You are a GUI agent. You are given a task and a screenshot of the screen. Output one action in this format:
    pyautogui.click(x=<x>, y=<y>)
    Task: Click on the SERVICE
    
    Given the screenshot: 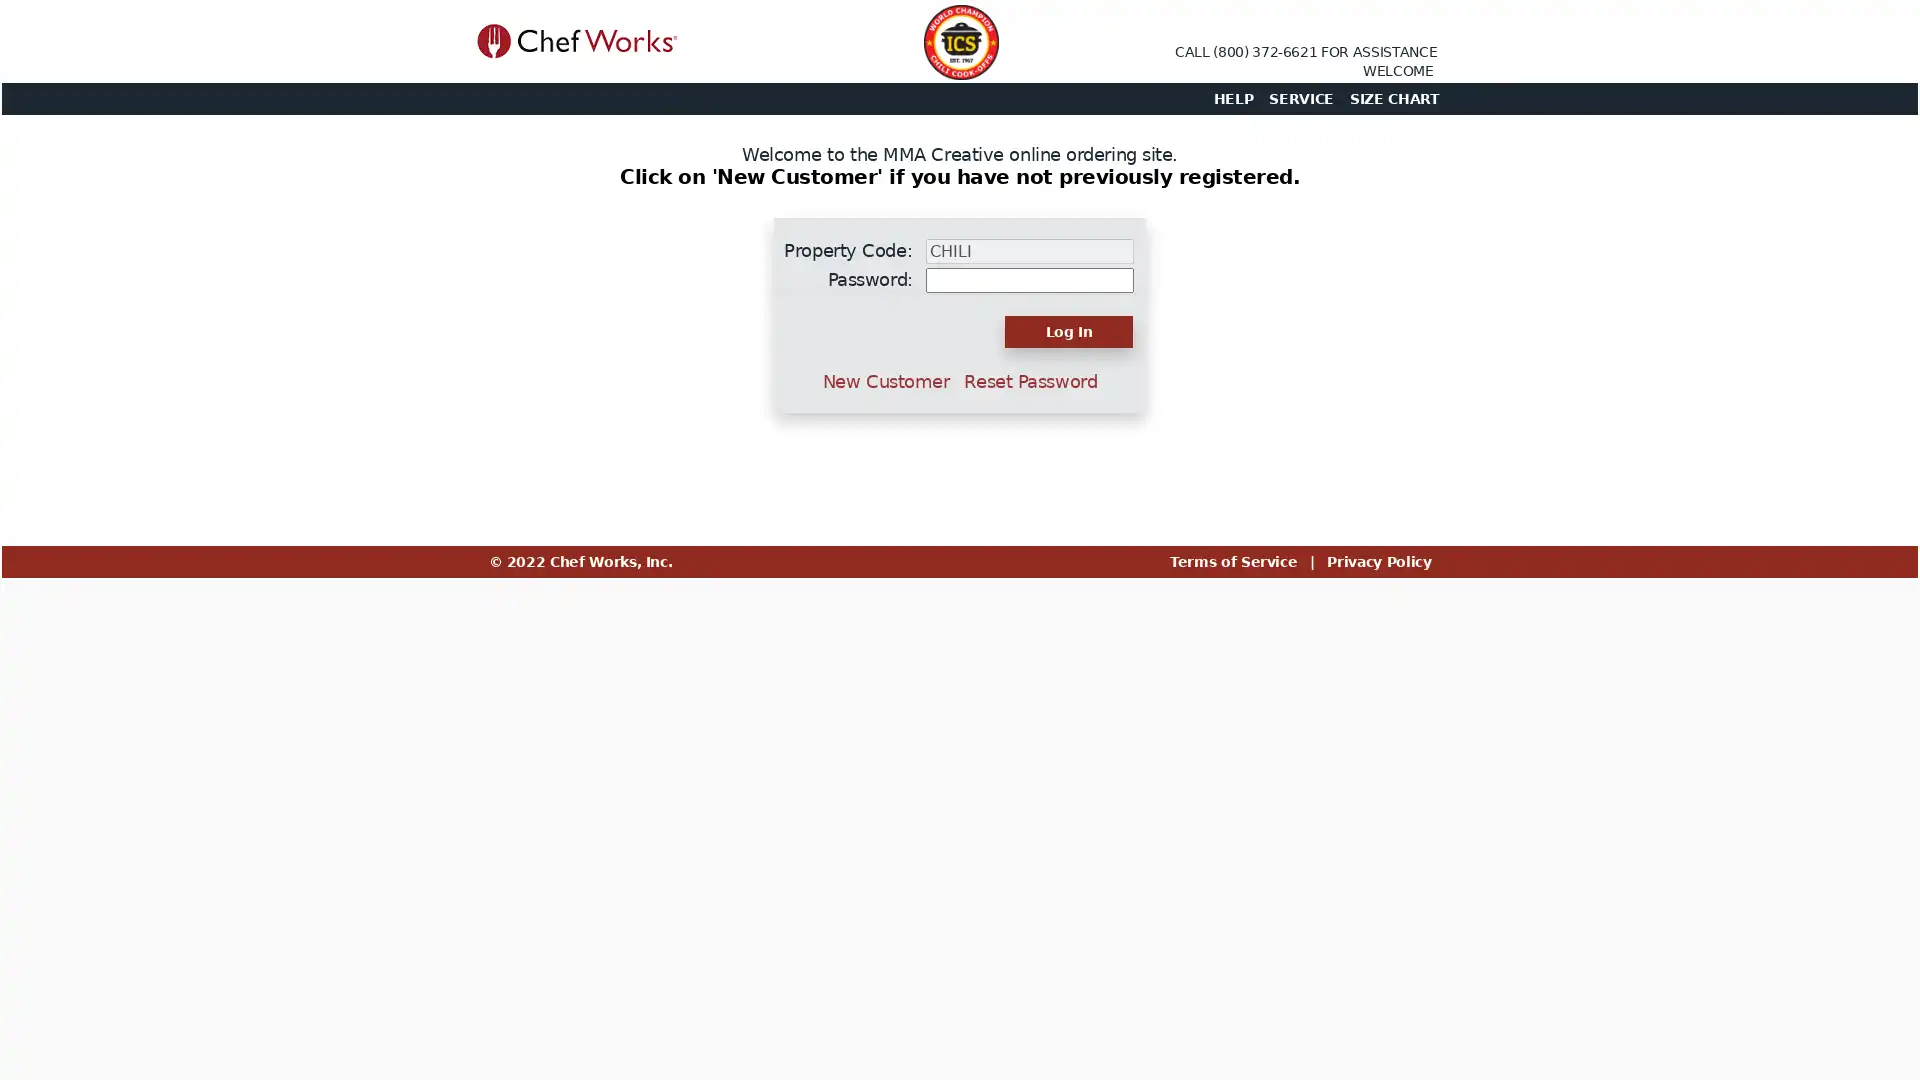 What is the action you would take?
    pyautogui.click(x=1301, y=99)
    